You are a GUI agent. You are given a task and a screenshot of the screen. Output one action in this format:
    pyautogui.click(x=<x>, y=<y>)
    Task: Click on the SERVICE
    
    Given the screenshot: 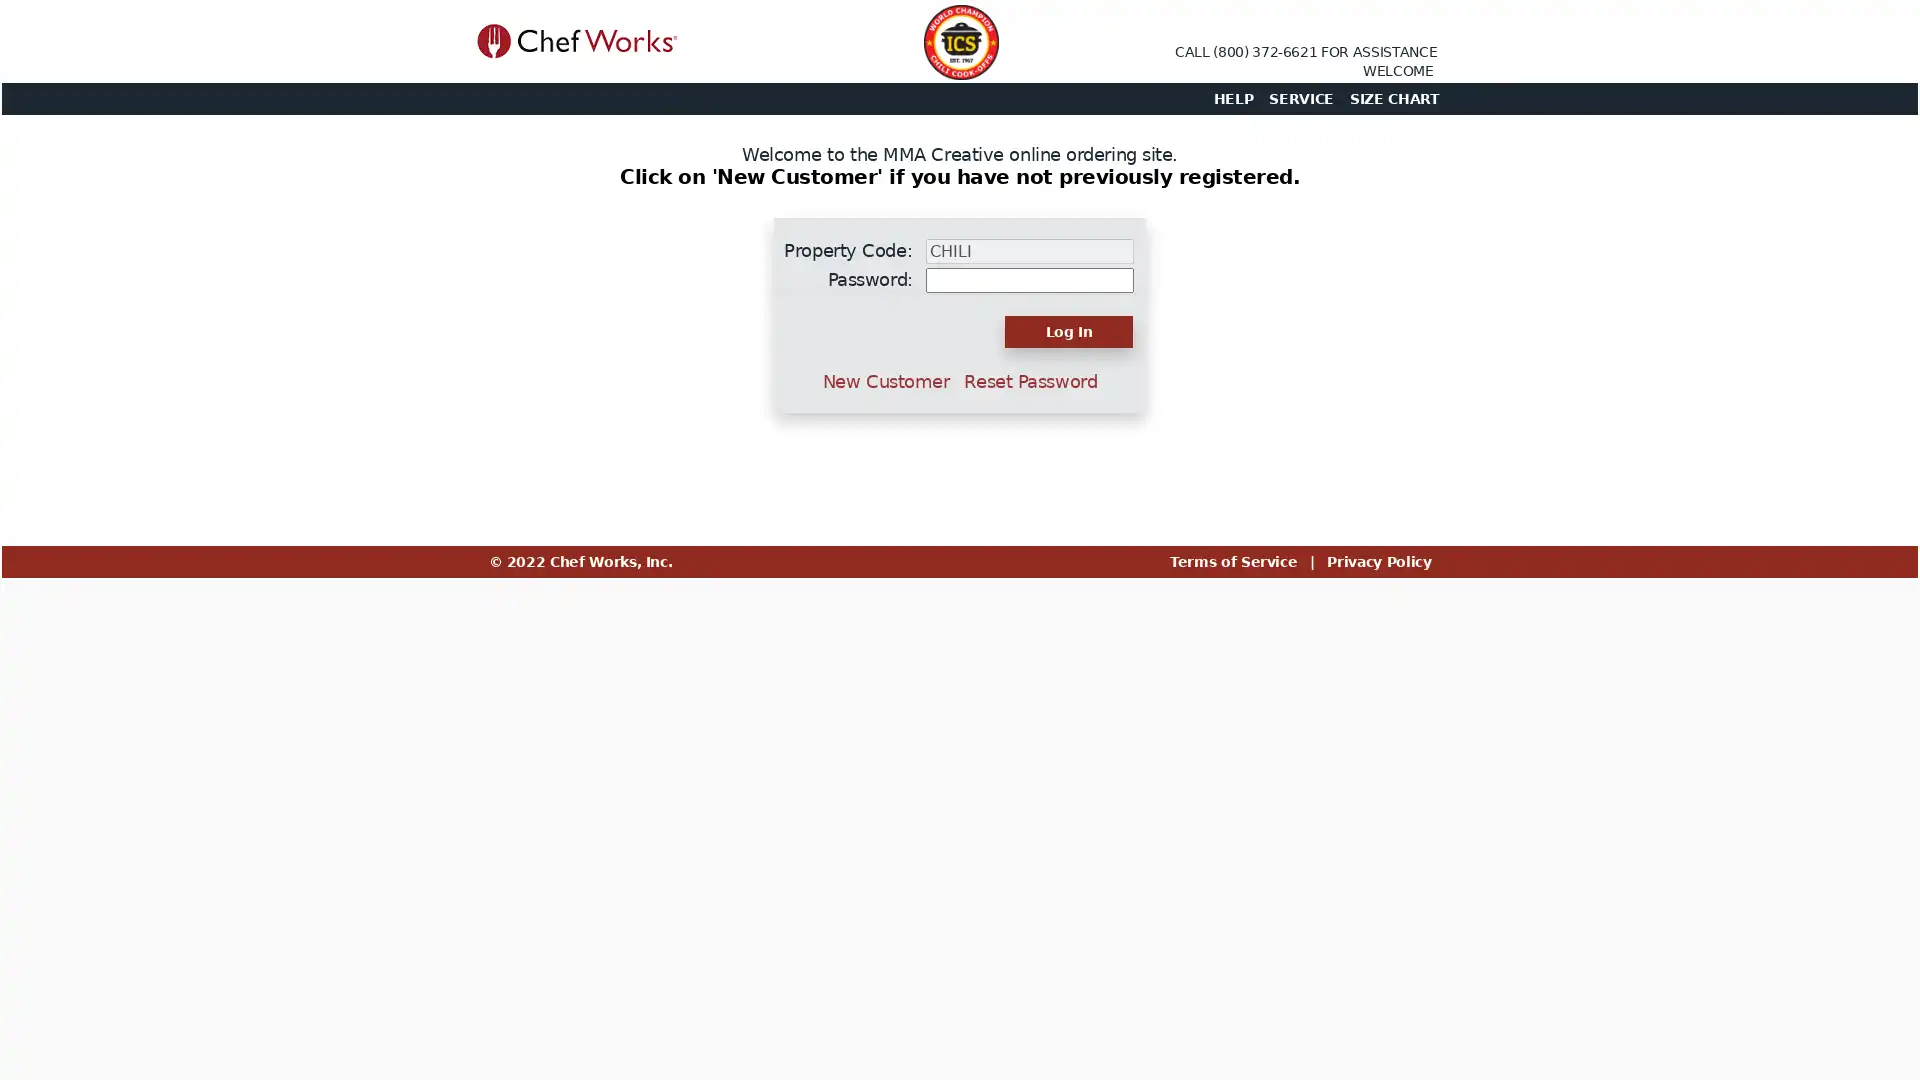 What is the action you would take?
    pyautogui.click(x=1301, y=99)
    